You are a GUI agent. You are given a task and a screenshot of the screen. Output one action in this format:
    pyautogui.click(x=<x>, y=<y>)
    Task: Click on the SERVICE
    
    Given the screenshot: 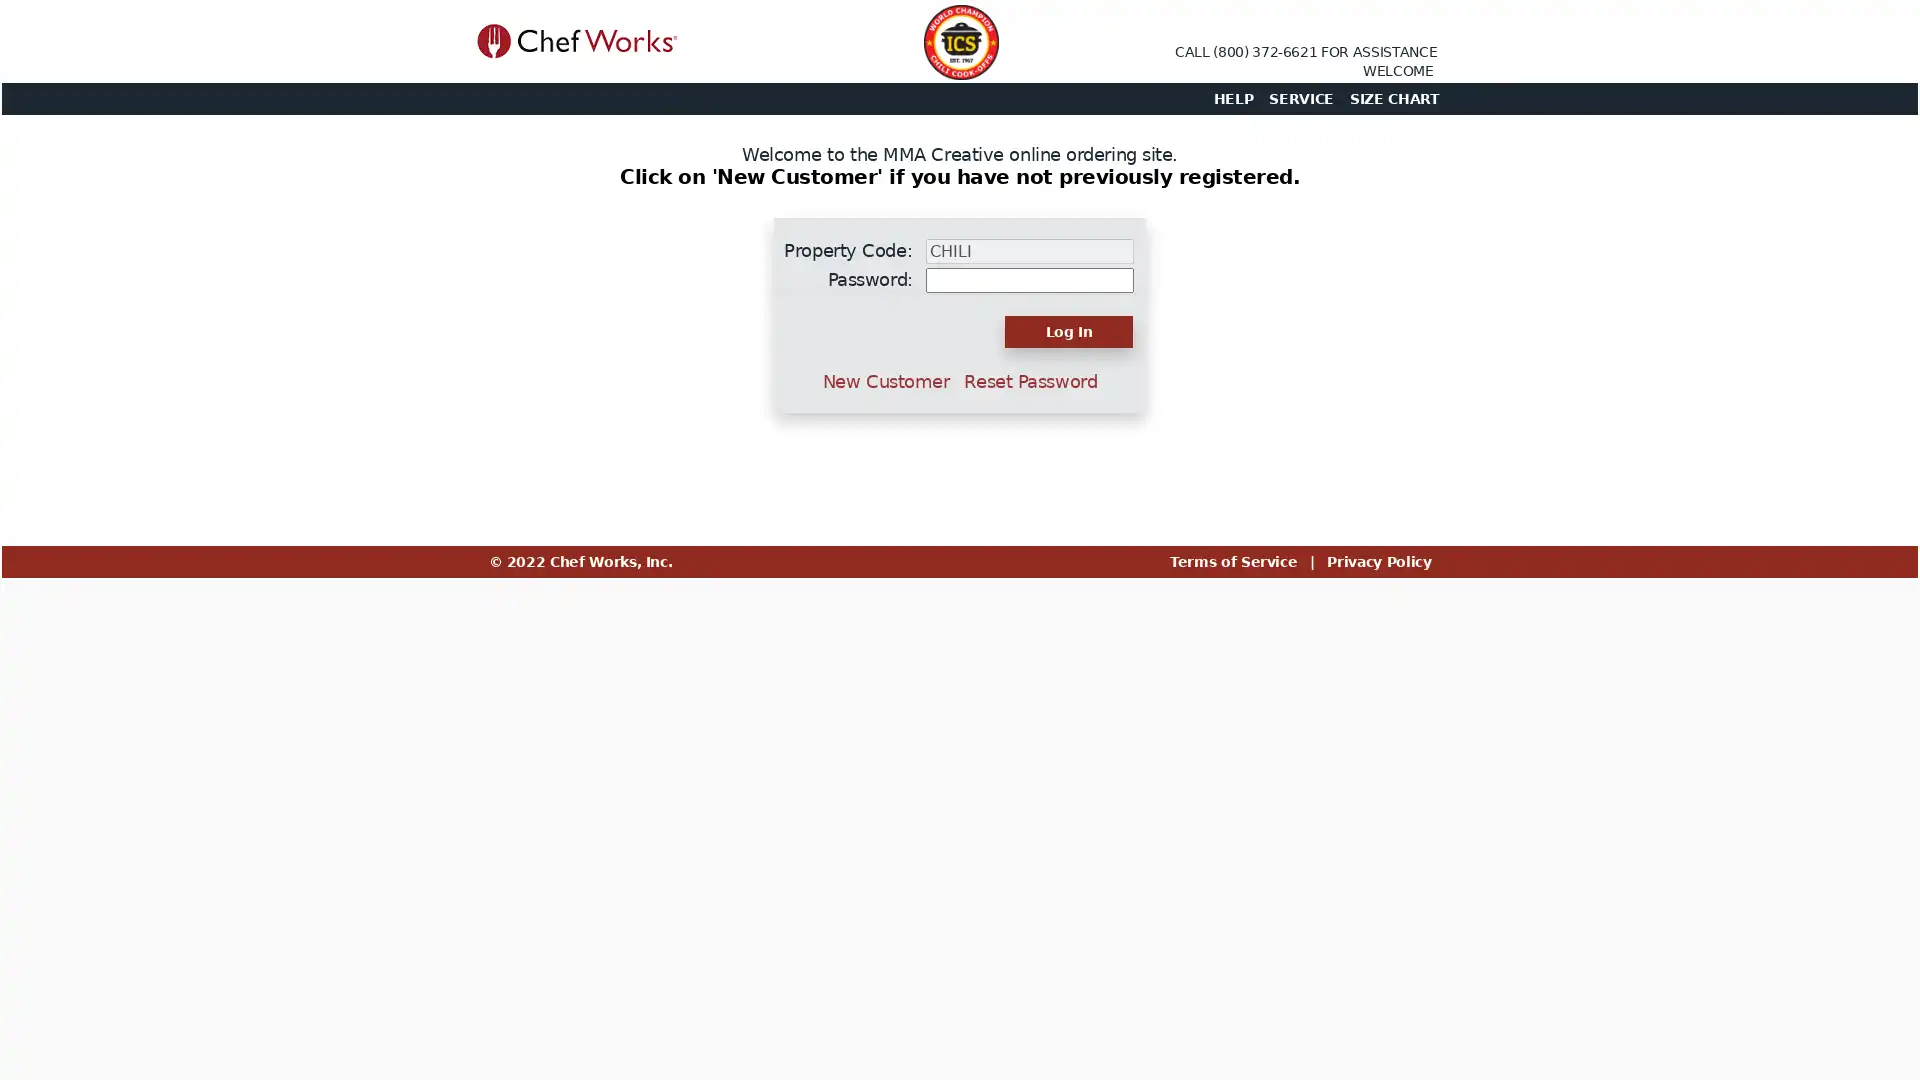 What is the action you would take?
    pyautogui.click(x=1301, y=99)
    